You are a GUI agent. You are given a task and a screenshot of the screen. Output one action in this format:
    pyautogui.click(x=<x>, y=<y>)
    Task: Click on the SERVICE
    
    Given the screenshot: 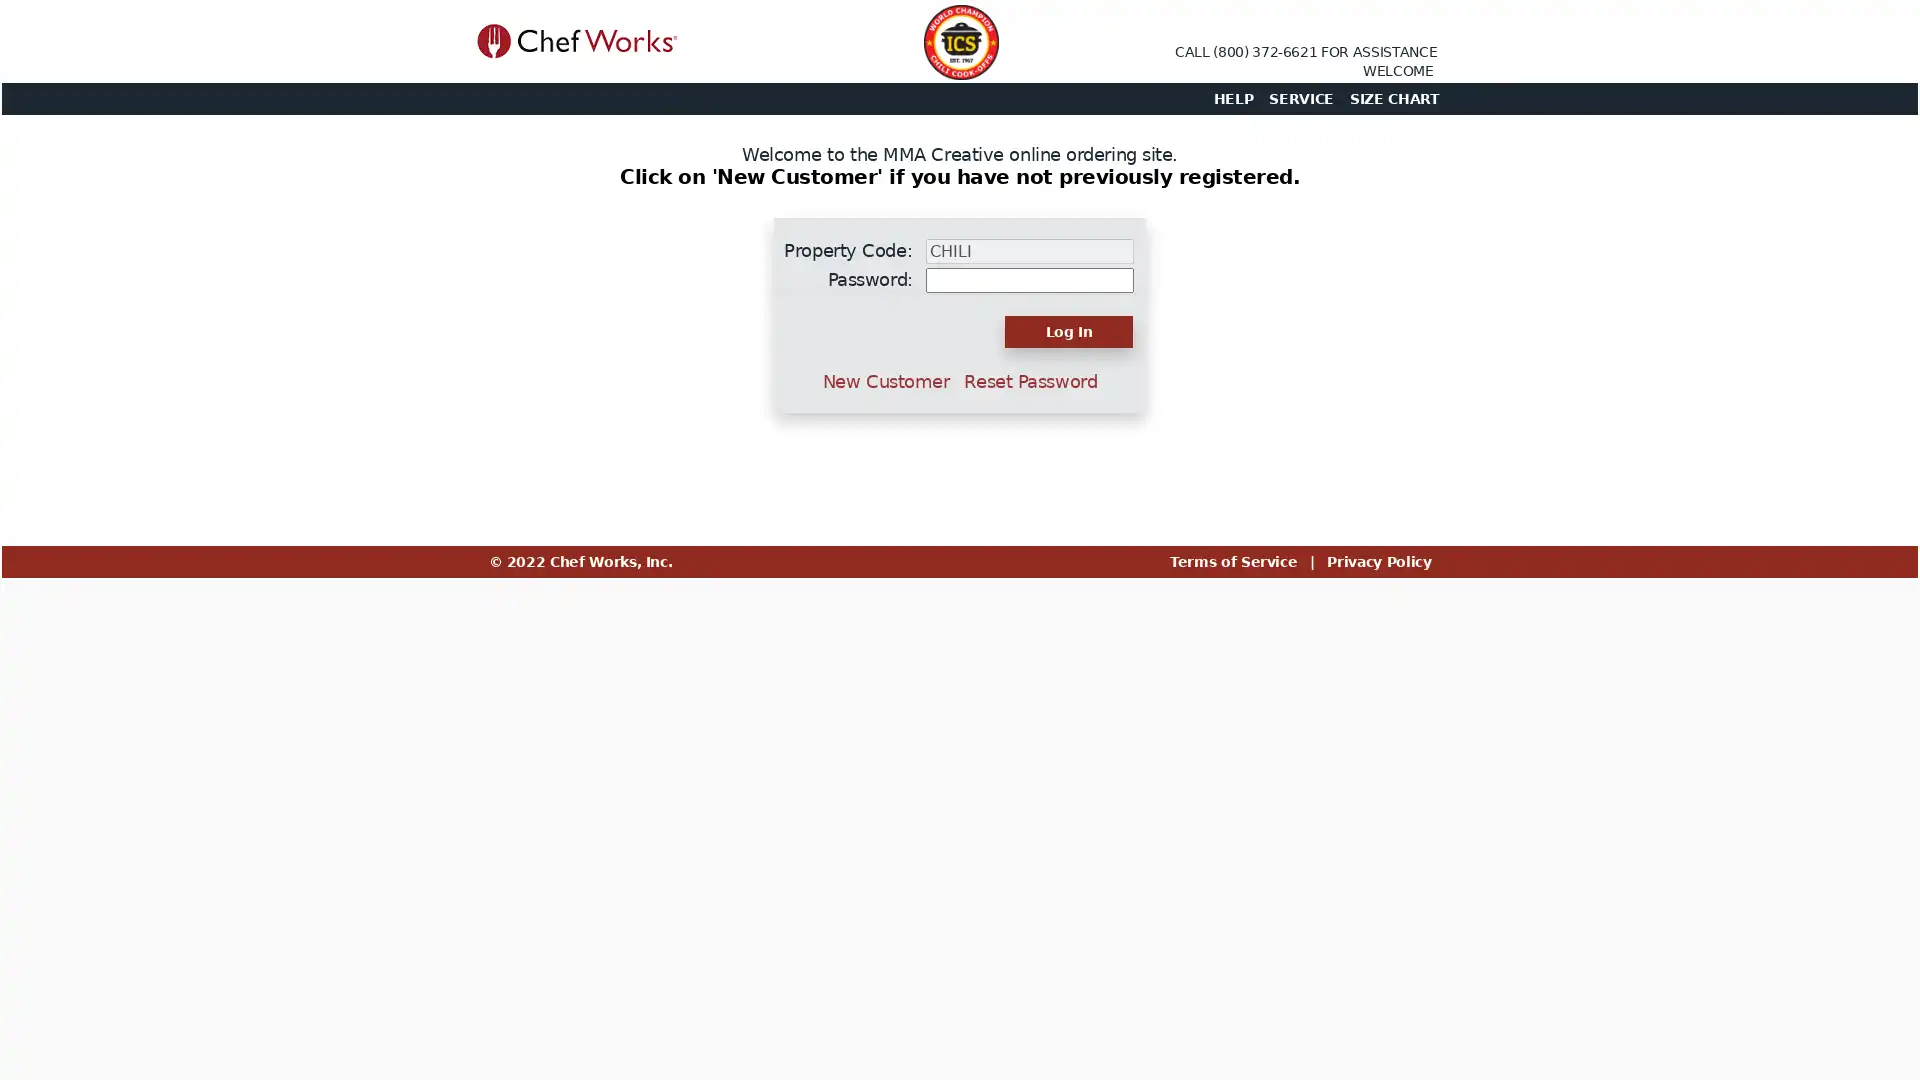 What is the action you would take?
    pyautogui.click(x=1301, y=99)
    